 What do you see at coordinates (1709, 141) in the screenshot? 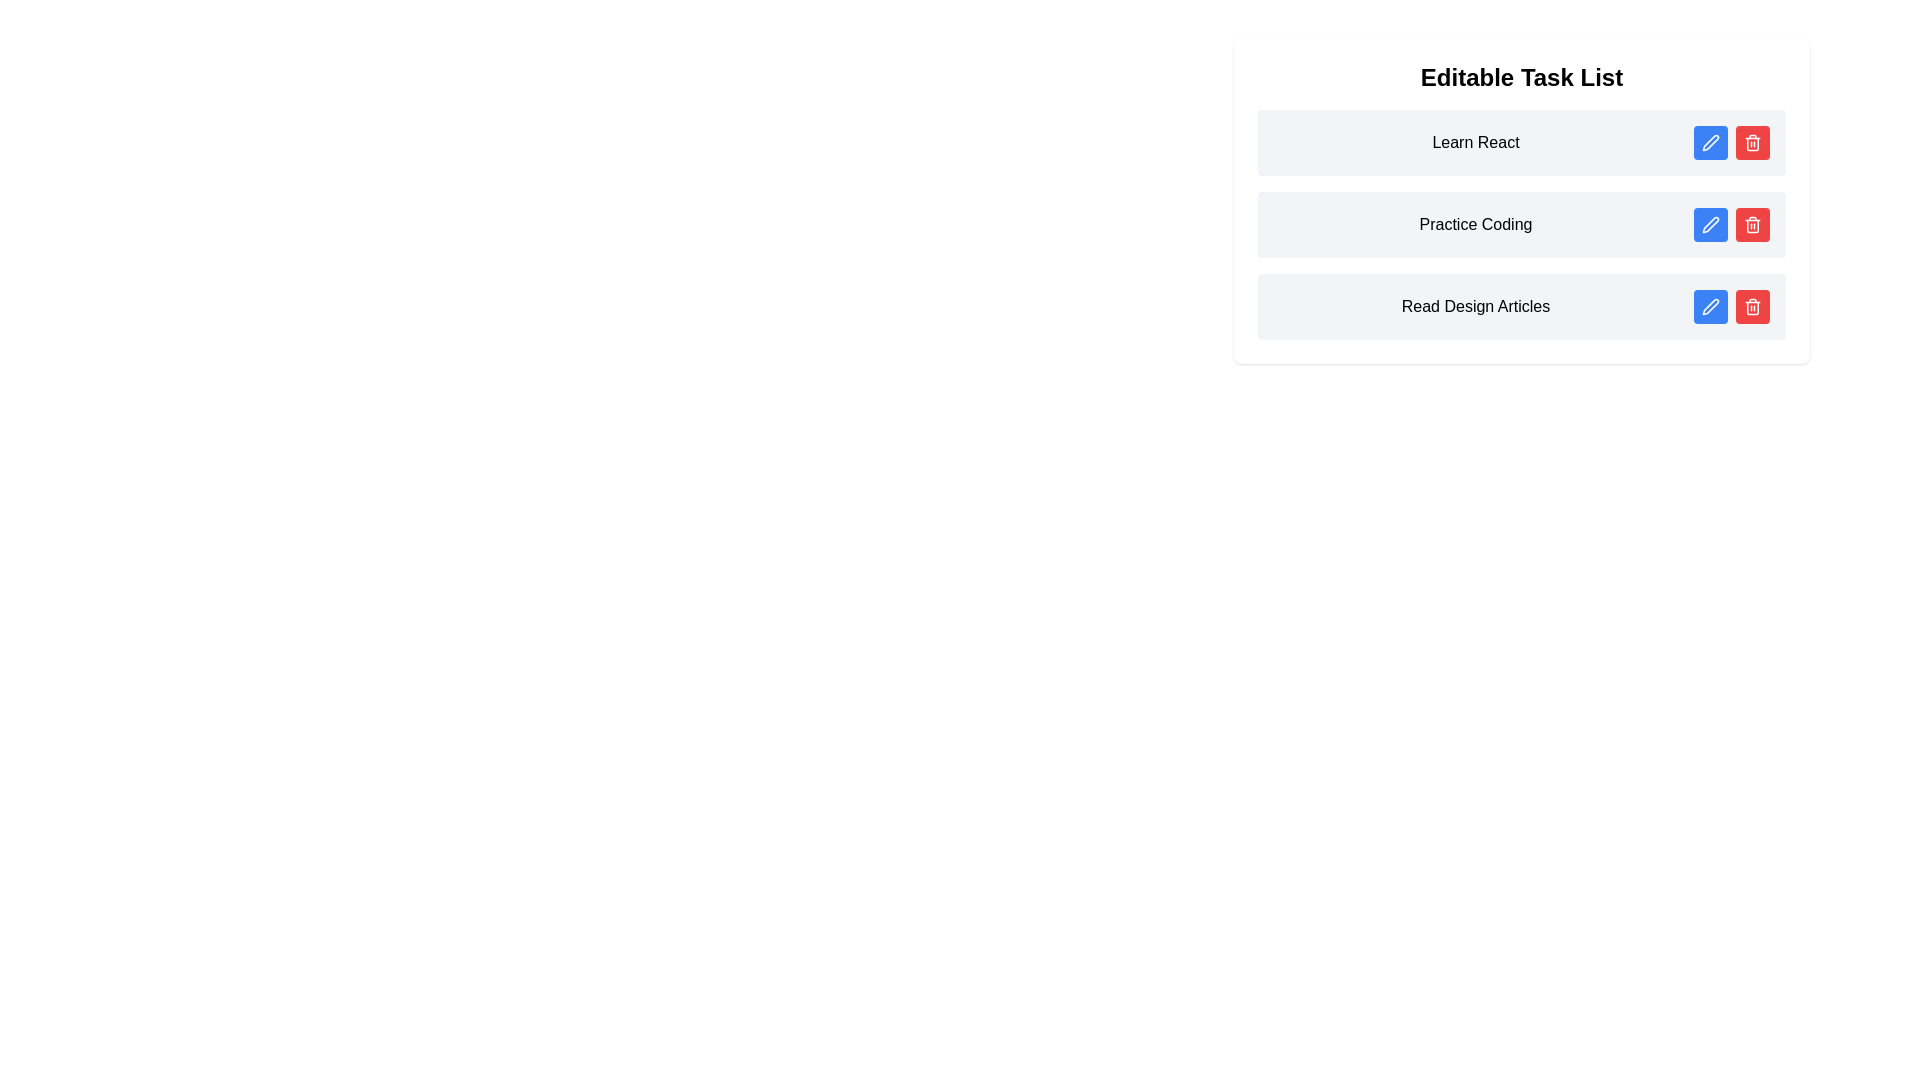
I see `the small blue rounded rectangular button with a white pen icon located in the topmost task row of the task list interface, positioned to the right of the 'Learn React' label and to the left of a red delete button to change its styling` at bounding box center [1709, 141].